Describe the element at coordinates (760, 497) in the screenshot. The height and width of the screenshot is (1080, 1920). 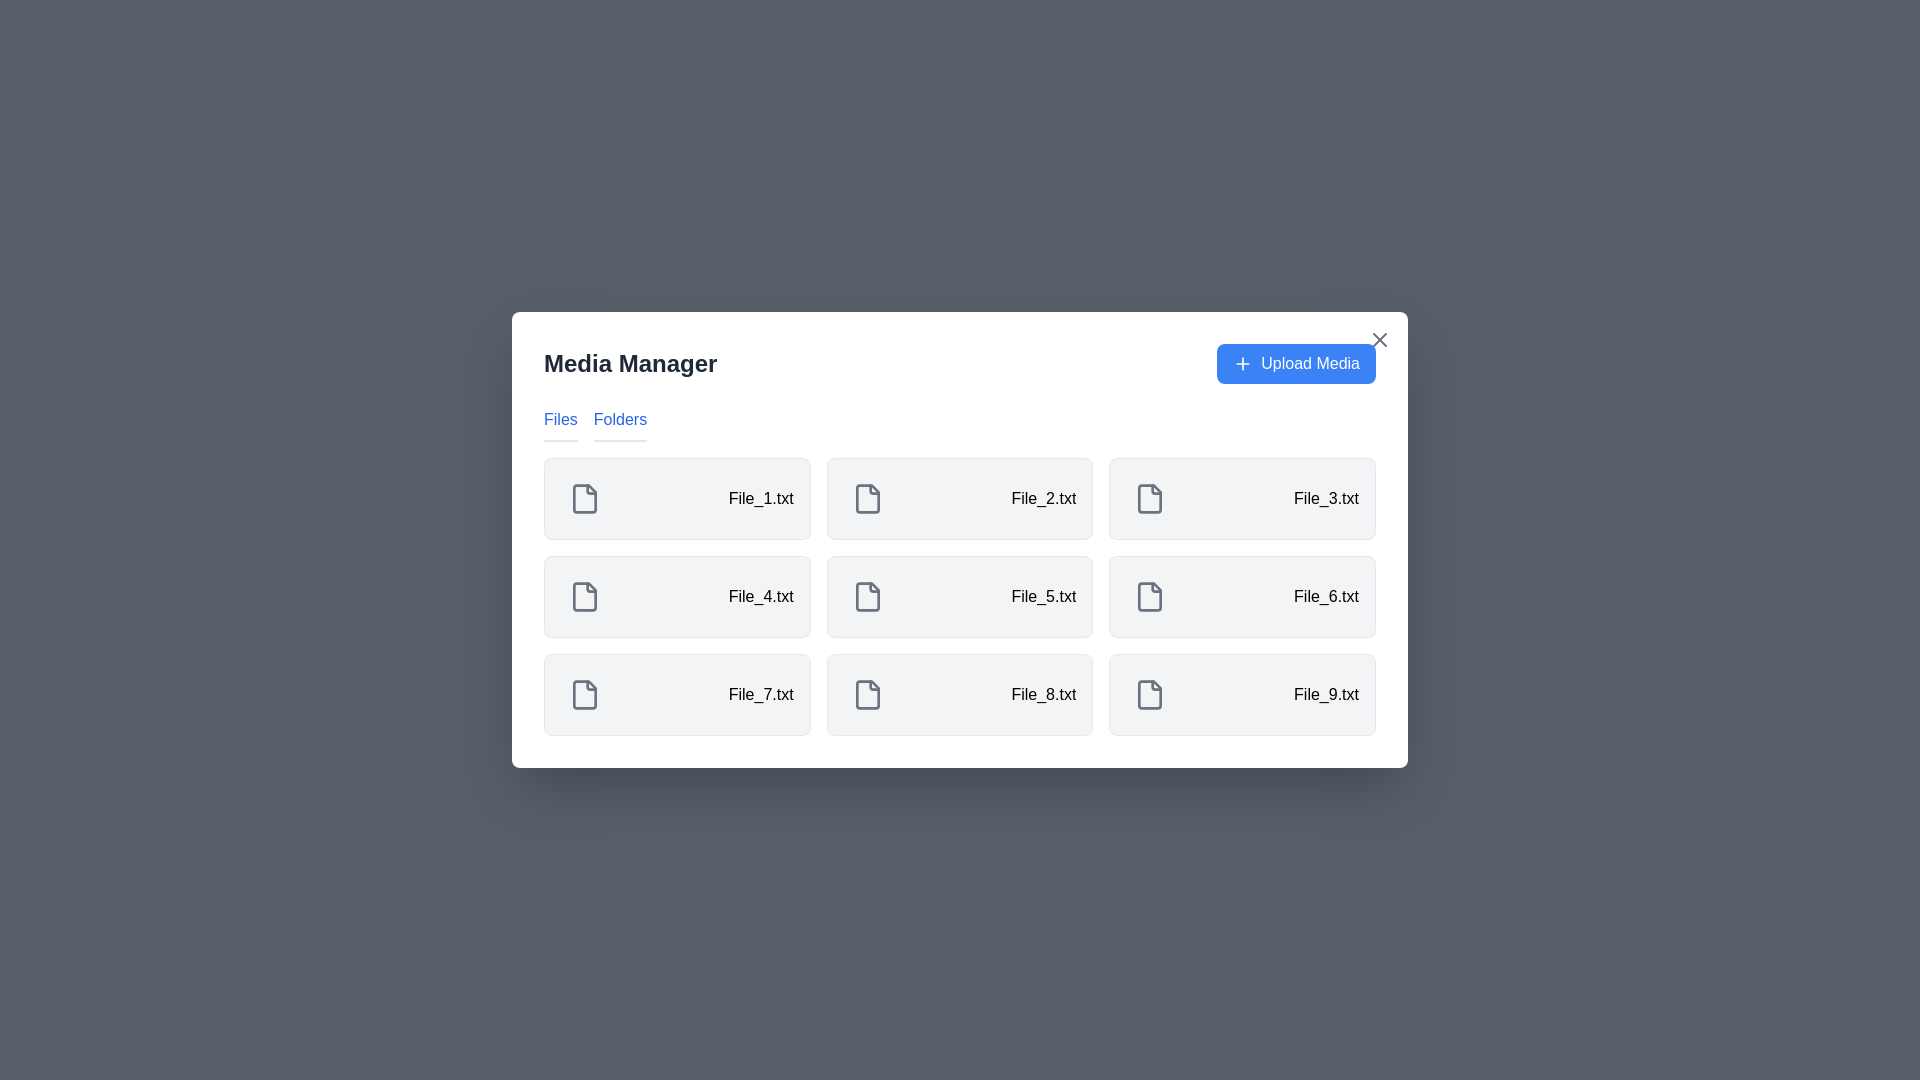
I see `the text label displaying 'File_1.txt' in the file manager grid, as it has functionality attached to it` at that location.